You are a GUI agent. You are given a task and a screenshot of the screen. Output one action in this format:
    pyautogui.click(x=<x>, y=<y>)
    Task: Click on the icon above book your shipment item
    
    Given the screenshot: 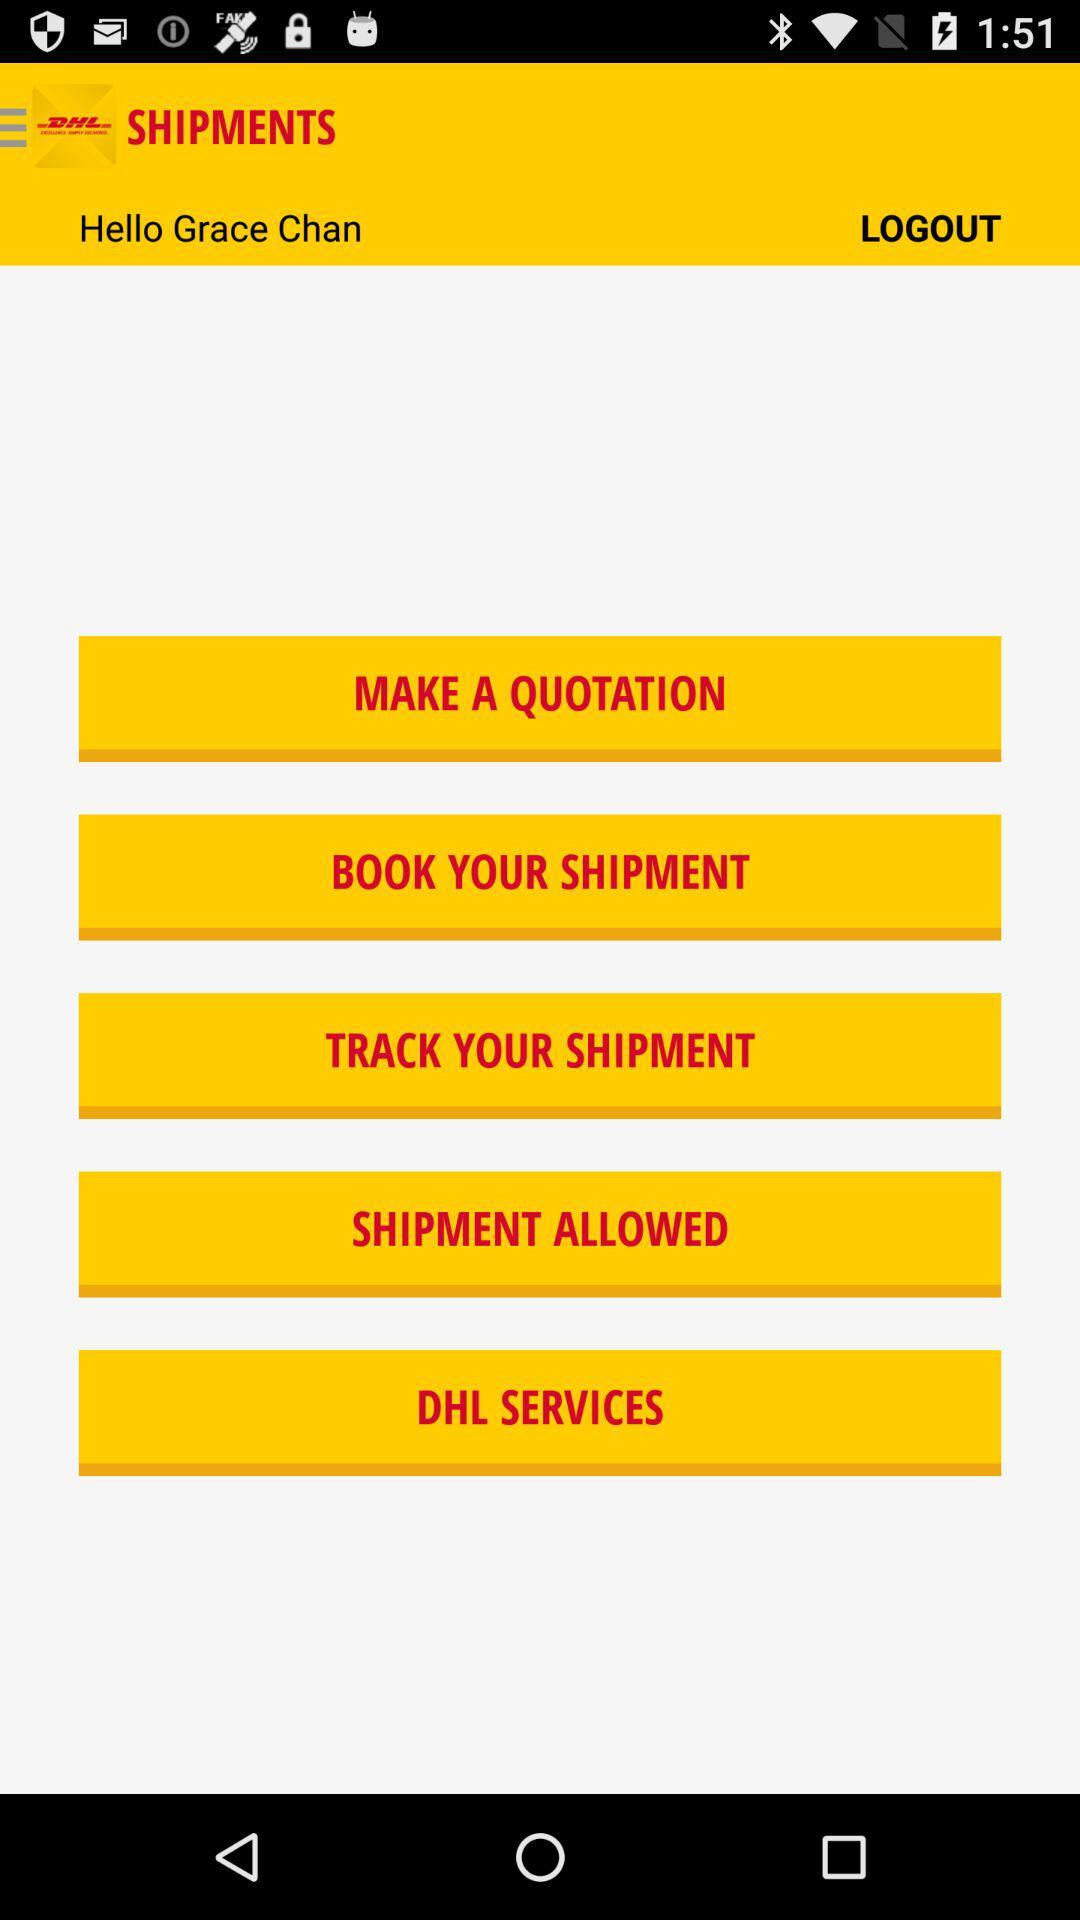 What is the action you would take?
    pyautogui.click(x=540, y=699)
    